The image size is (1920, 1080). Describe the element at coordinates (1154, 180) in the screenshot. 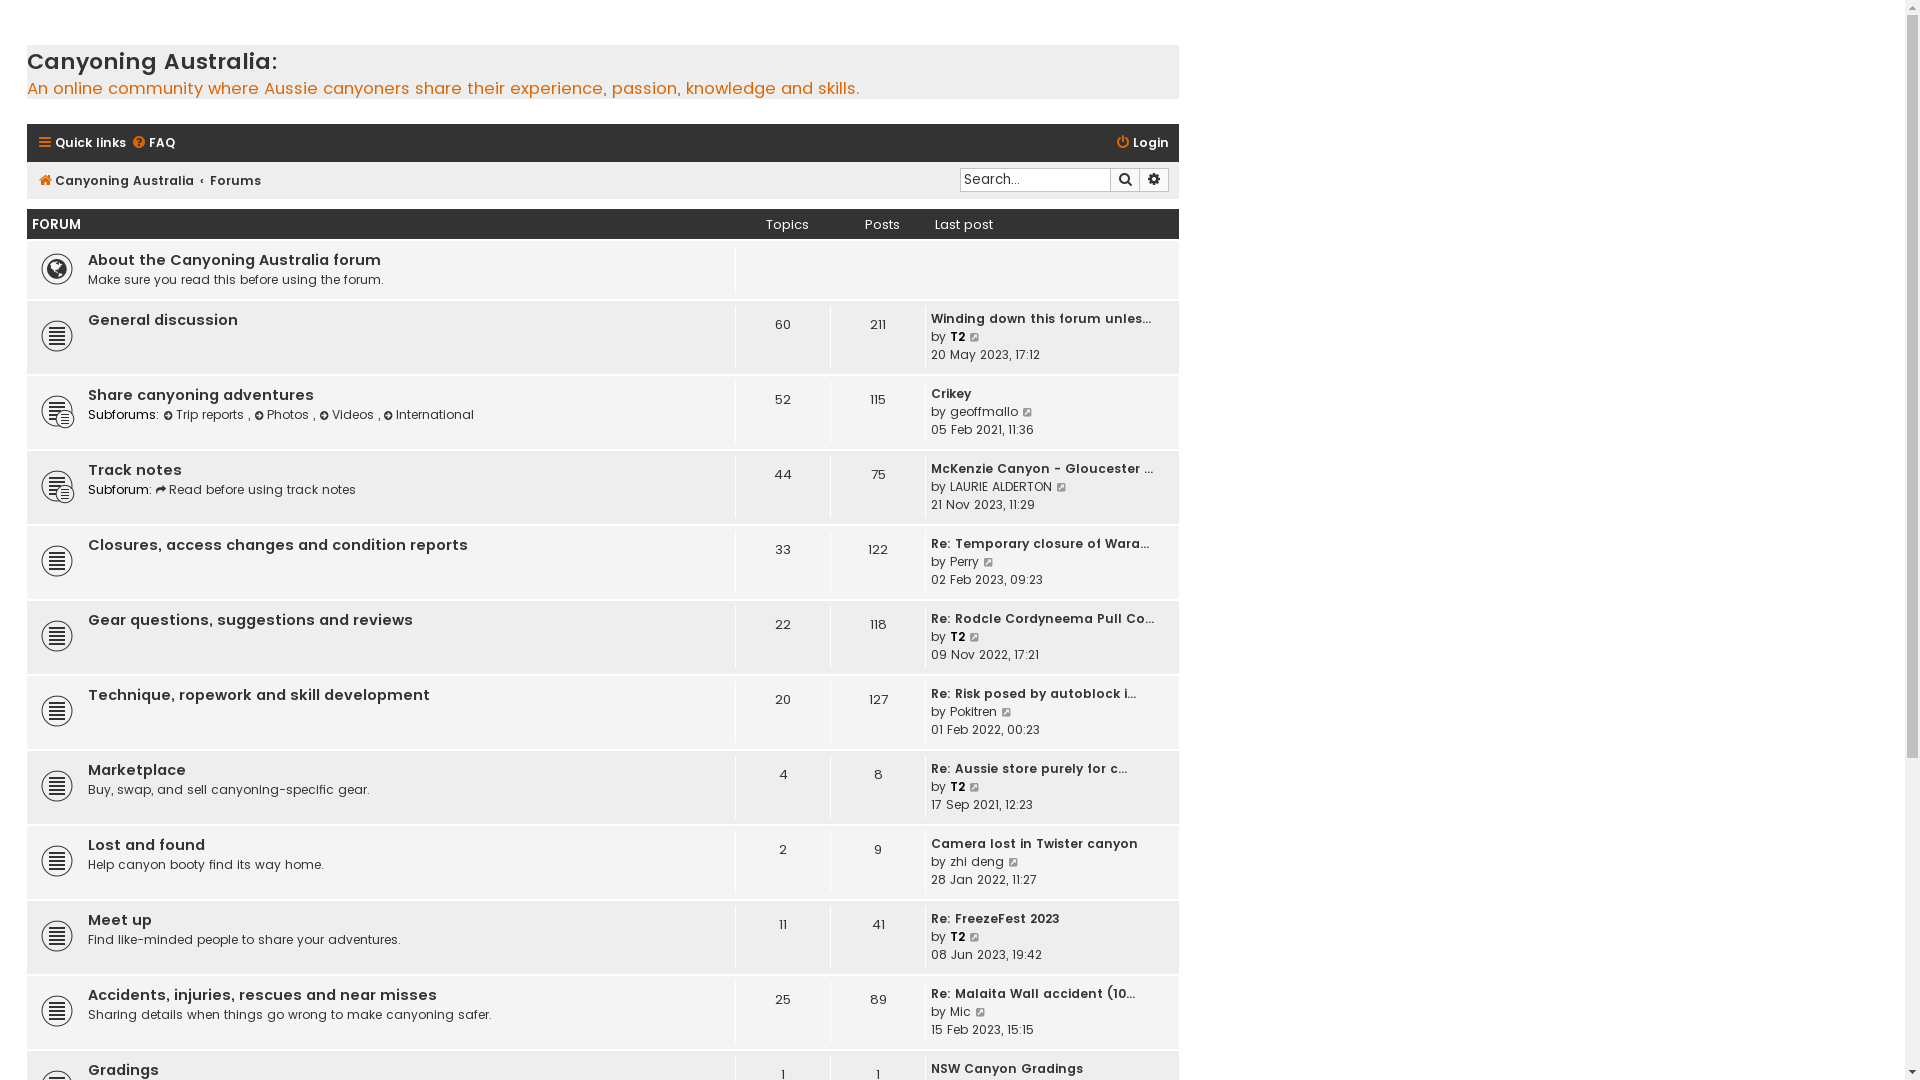

I see `'Advanced search'` at that location.